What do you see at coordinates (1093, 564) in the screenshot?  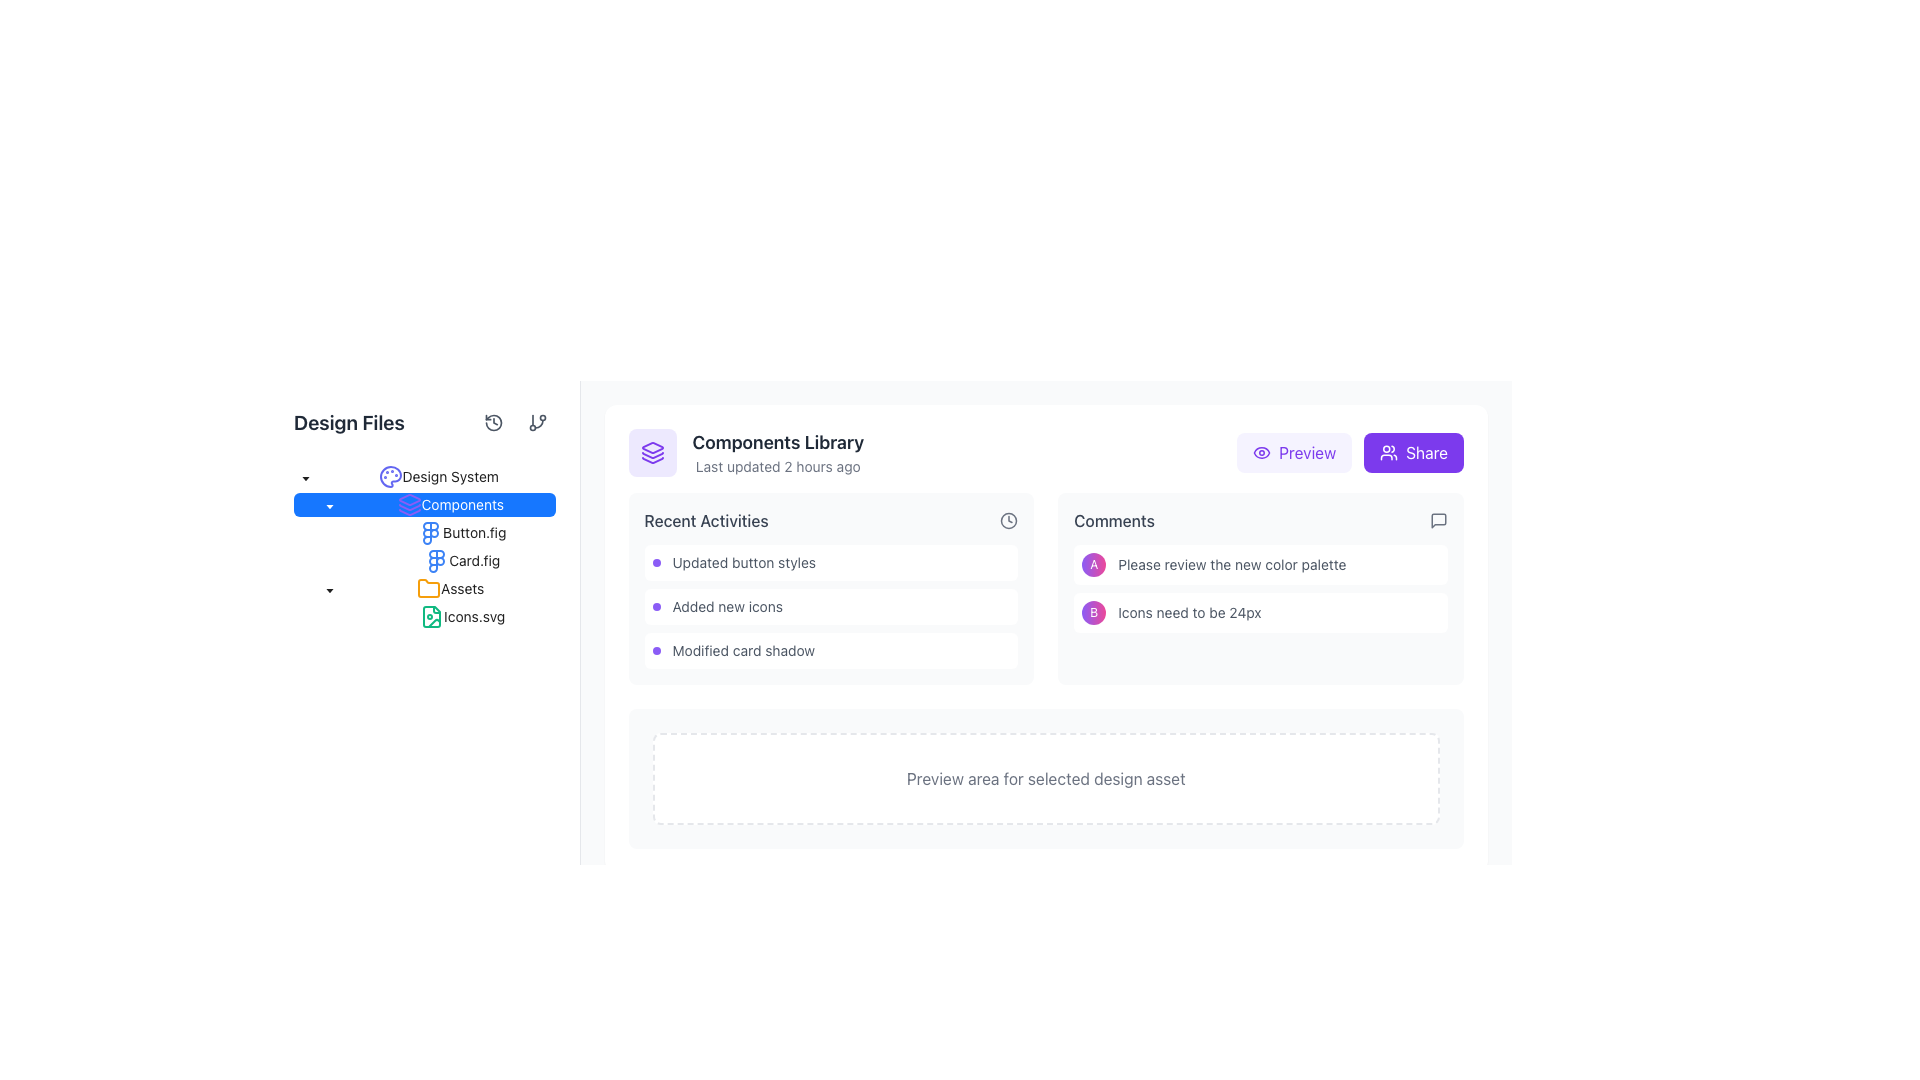 I see `the user avatar in the 'Comments' section associated with the comment 'Please review the new color palette'` at bounding box center [1093, 564].